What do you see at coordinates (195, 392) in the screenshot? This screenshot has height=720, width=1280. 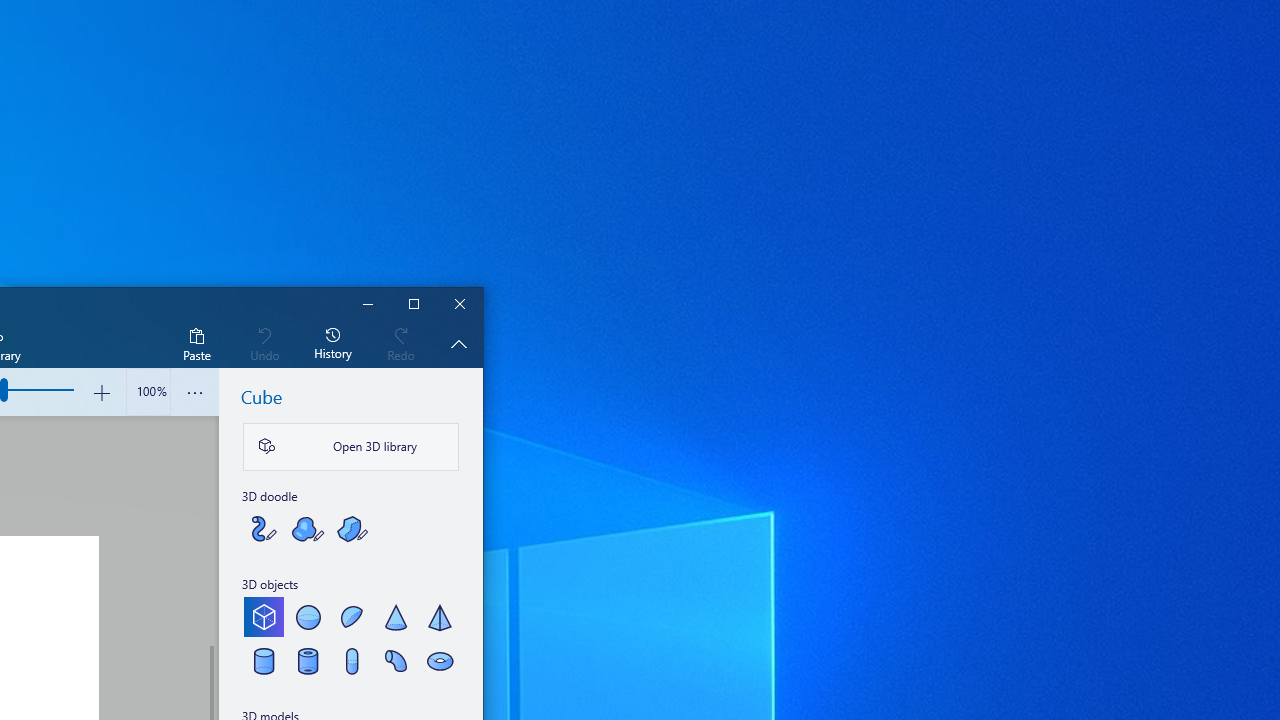 I see `'View more options'` at bounding box center [195, 392].